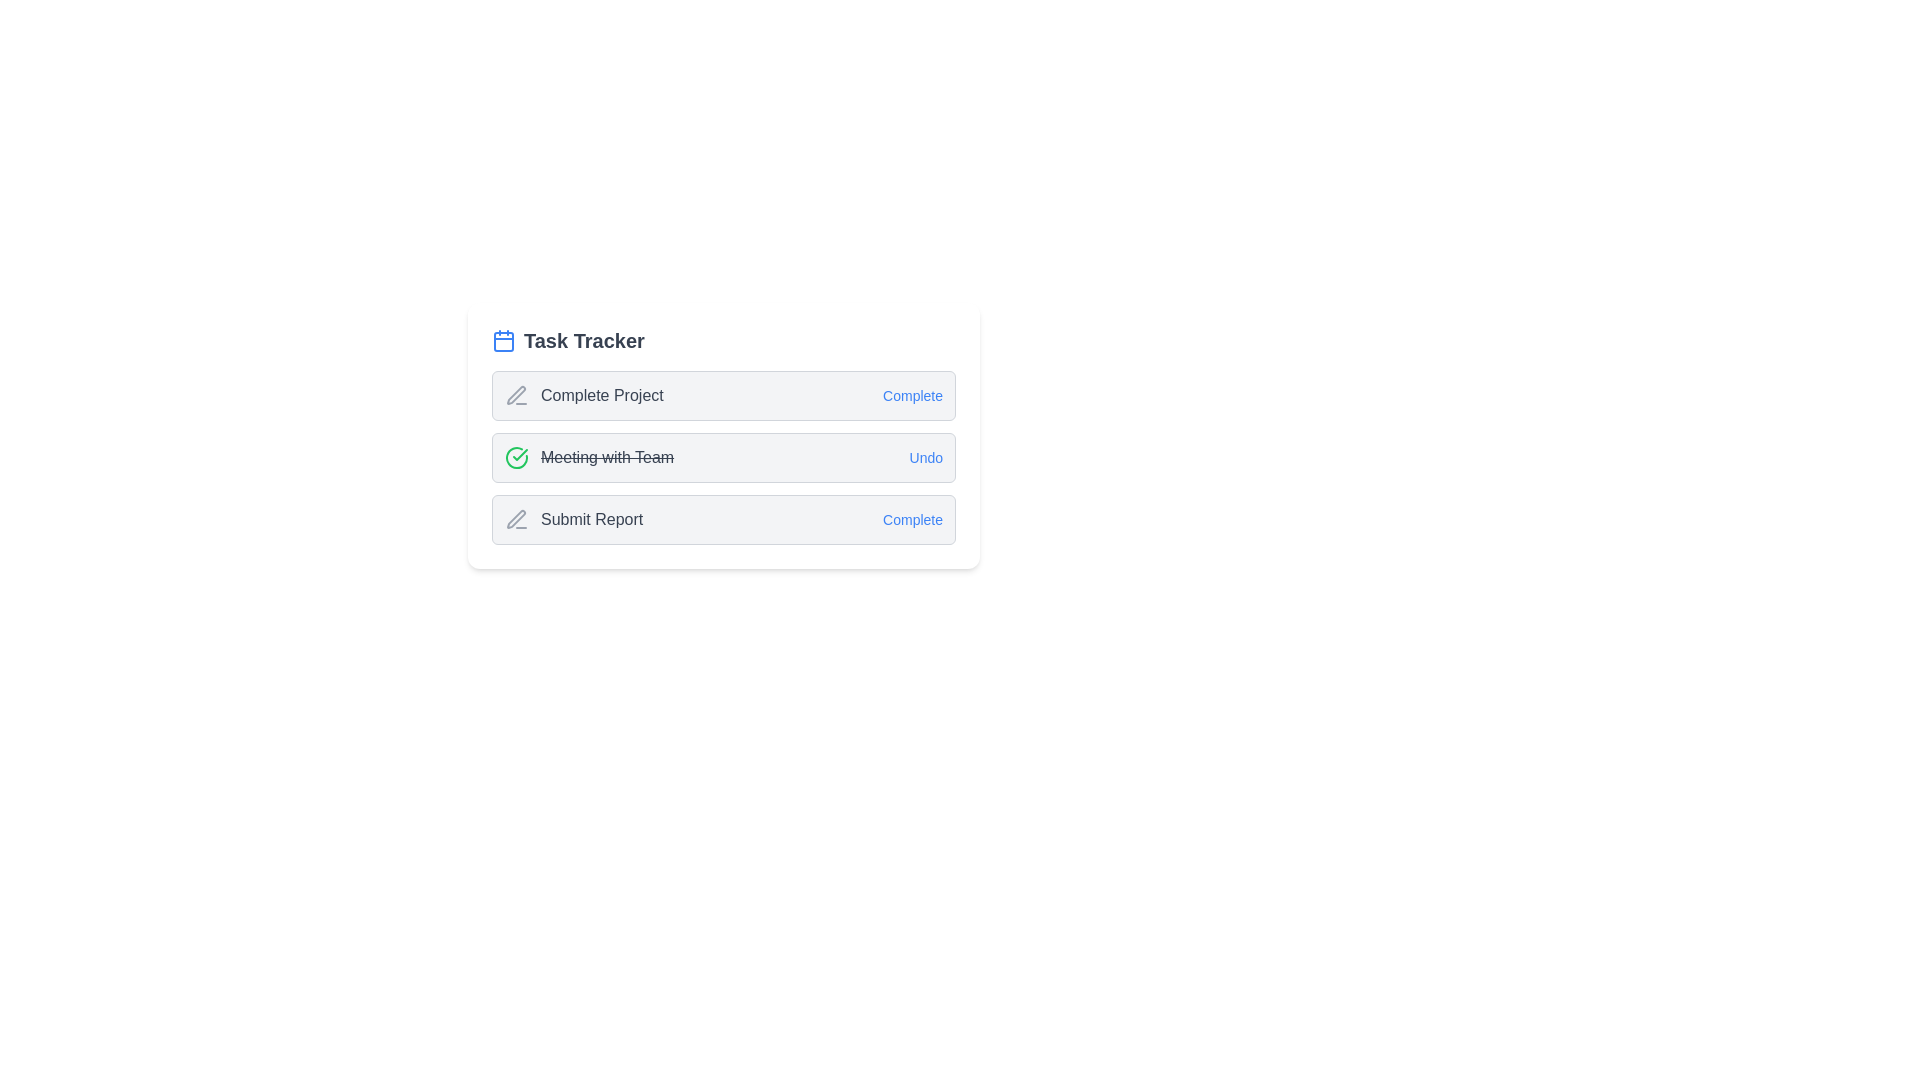 This screenshot has height=1080, width=1920. I want to click on the text element 'Meeting with Team', which has a gray font and a strikethrough effect, indicating it represents a completed task, so click(606, 458).